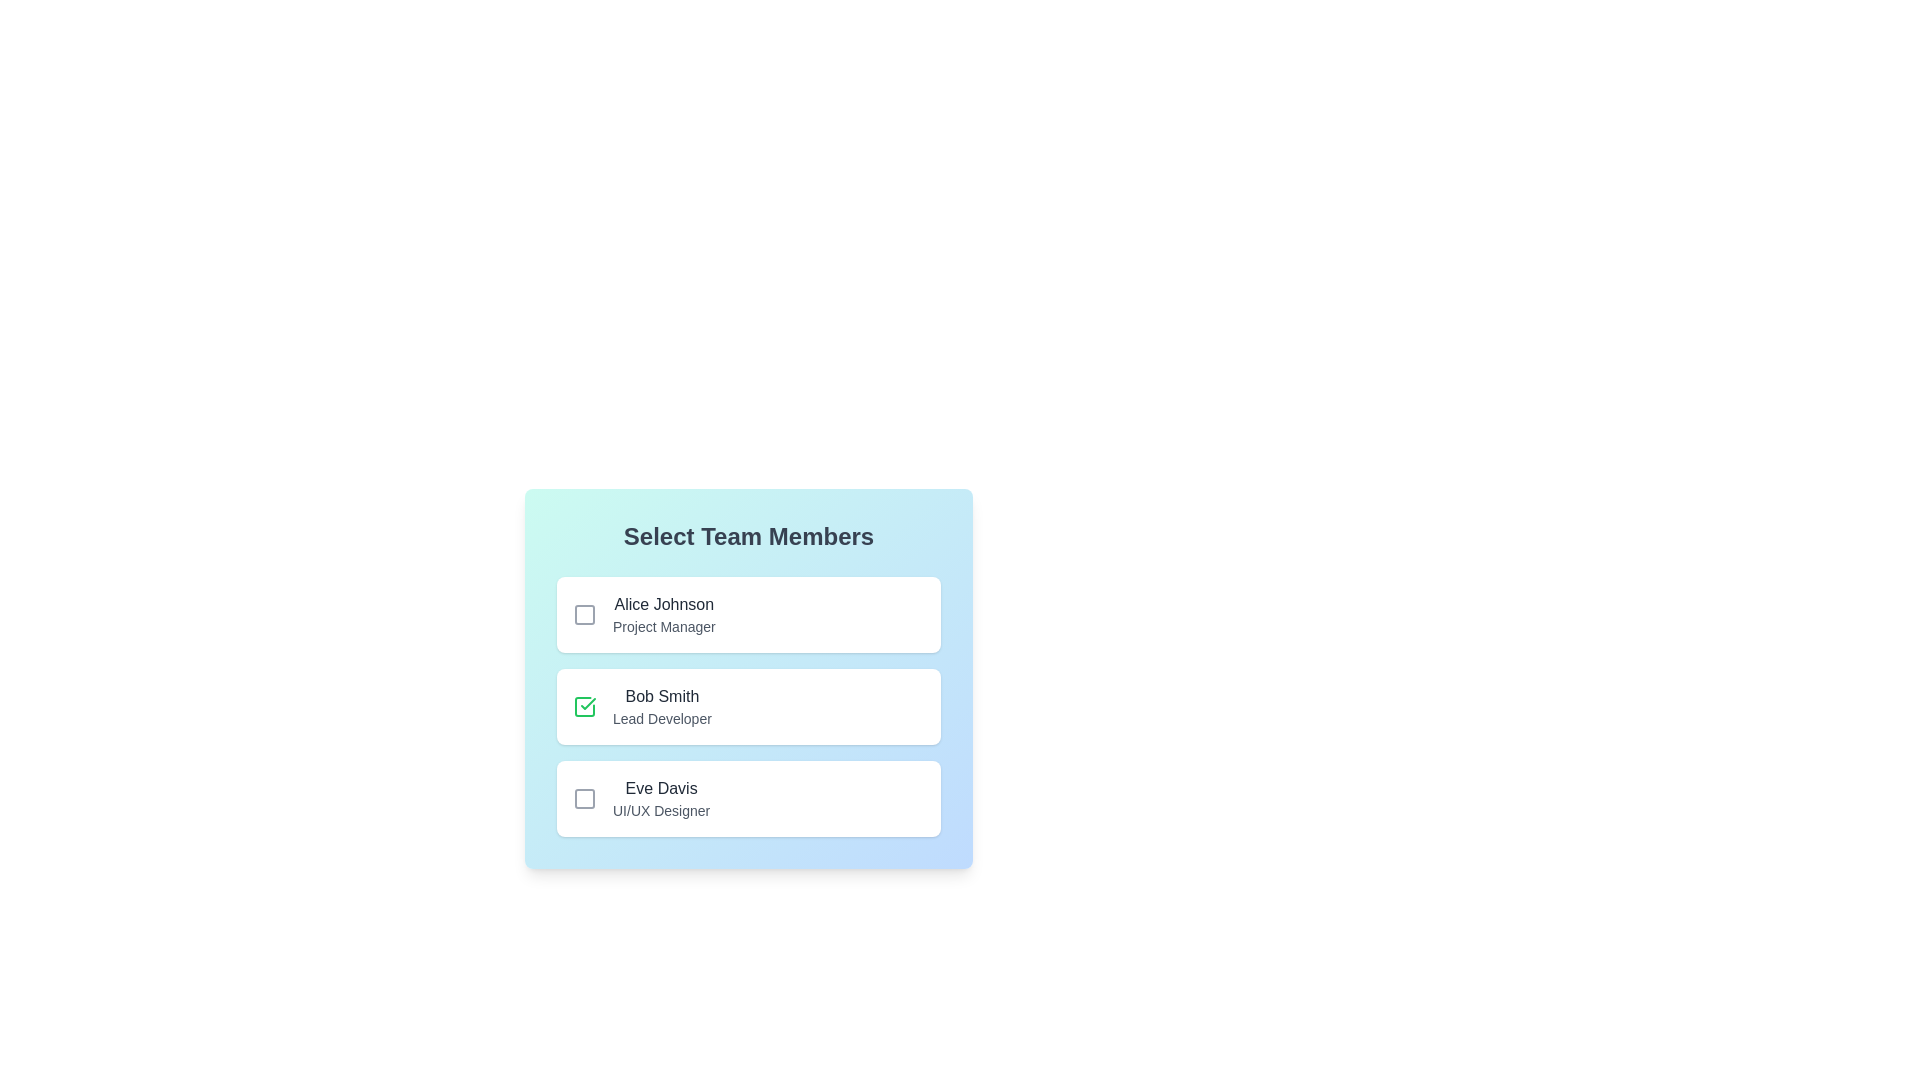 Image resolution: width=1920 pixels, height=1080 pixels. I want to click on the text block labeled 'Alice Johnson' which displays 'Project Manager' underneath, positioned in the first row of the team members list, so click(664, 613).